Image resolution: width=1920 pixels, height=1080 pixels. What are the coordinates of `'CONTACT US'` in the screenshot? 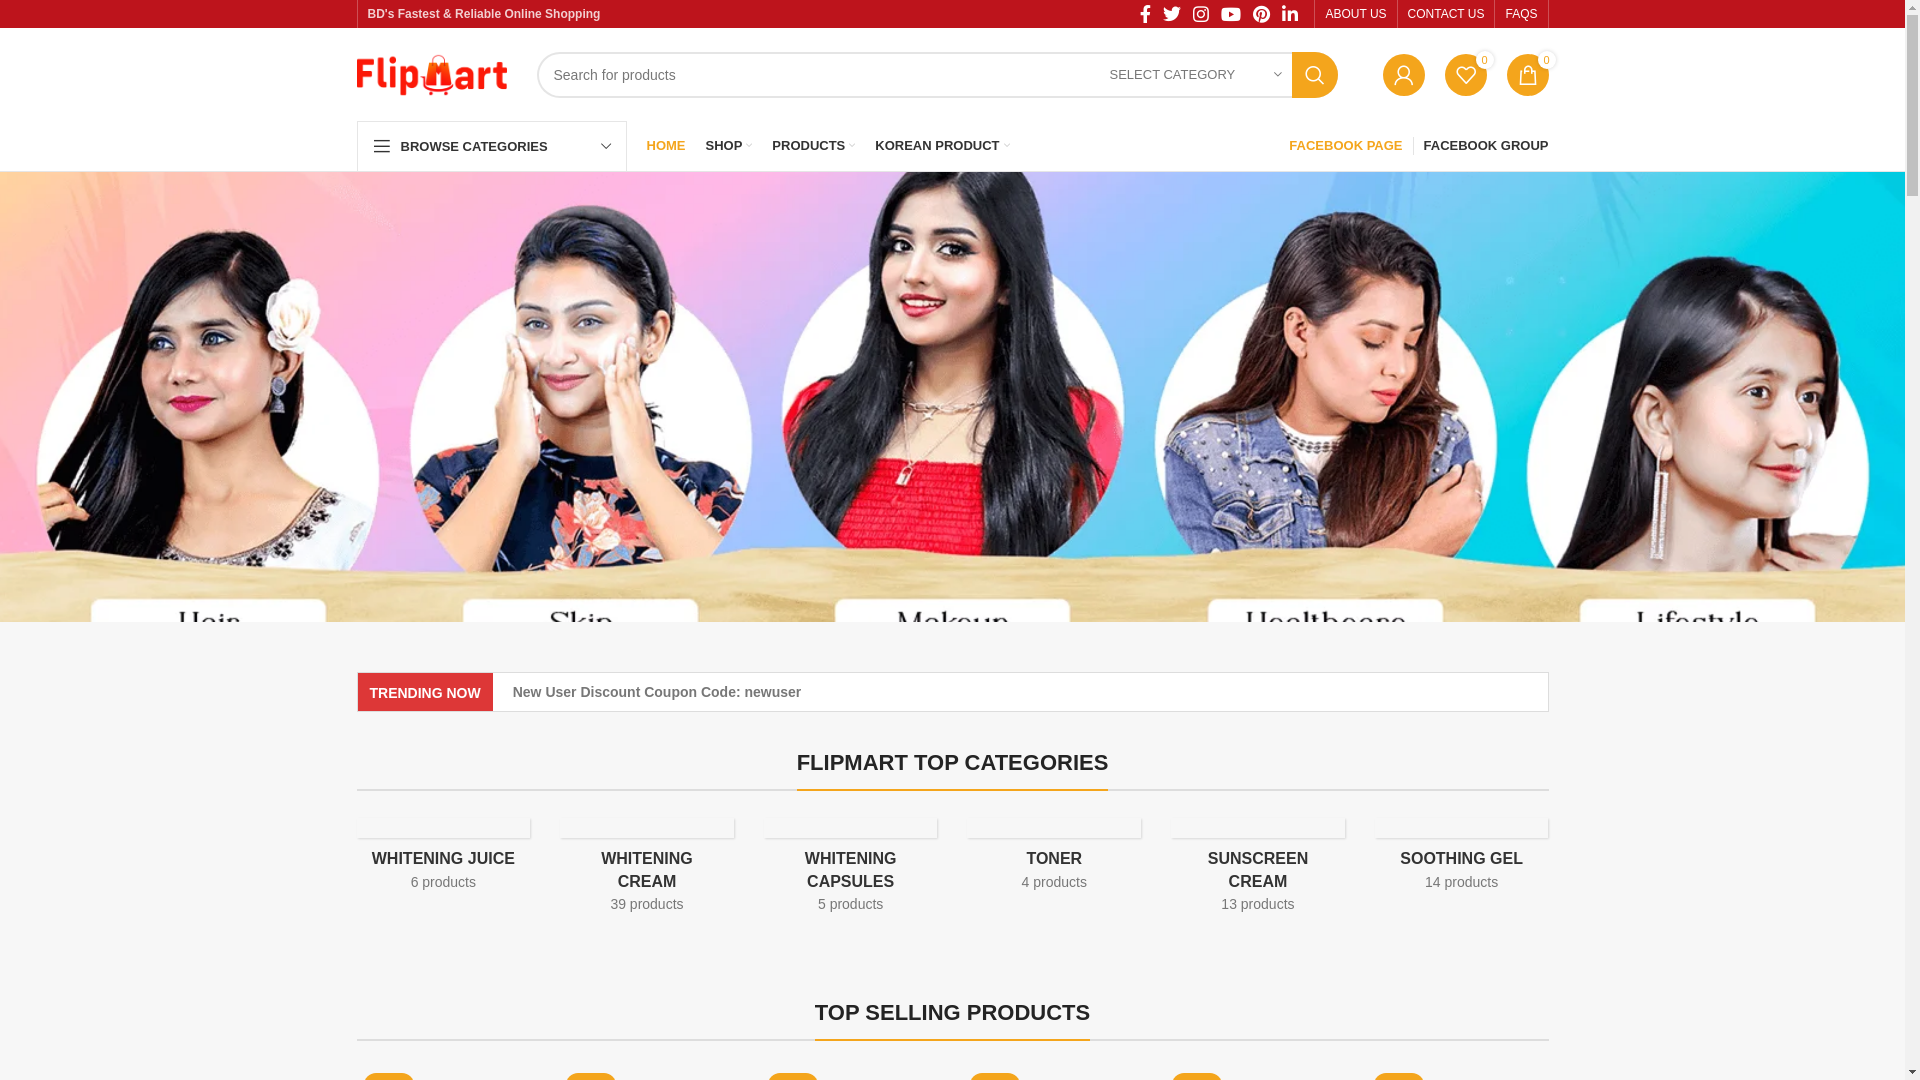 It's located at (1446, 14).